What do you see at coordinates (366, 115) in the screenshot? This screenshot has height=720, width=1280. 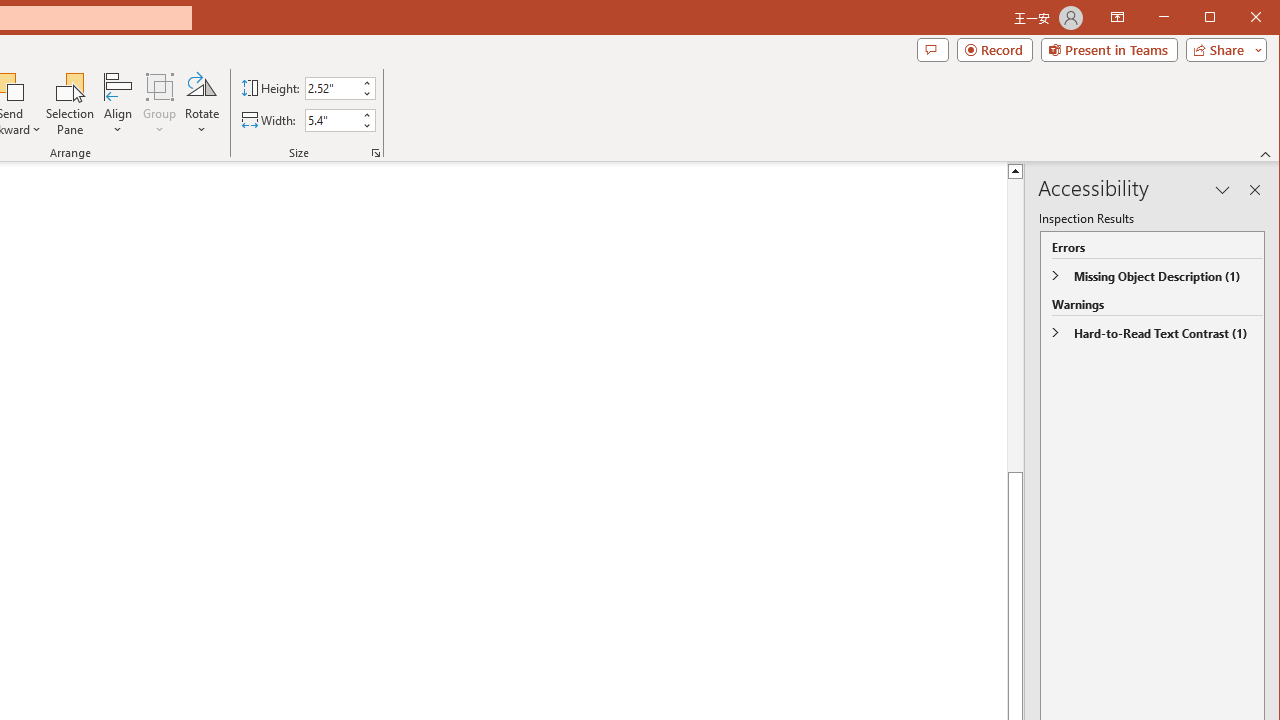 I see `'More'` at bounding box center [366, 115].